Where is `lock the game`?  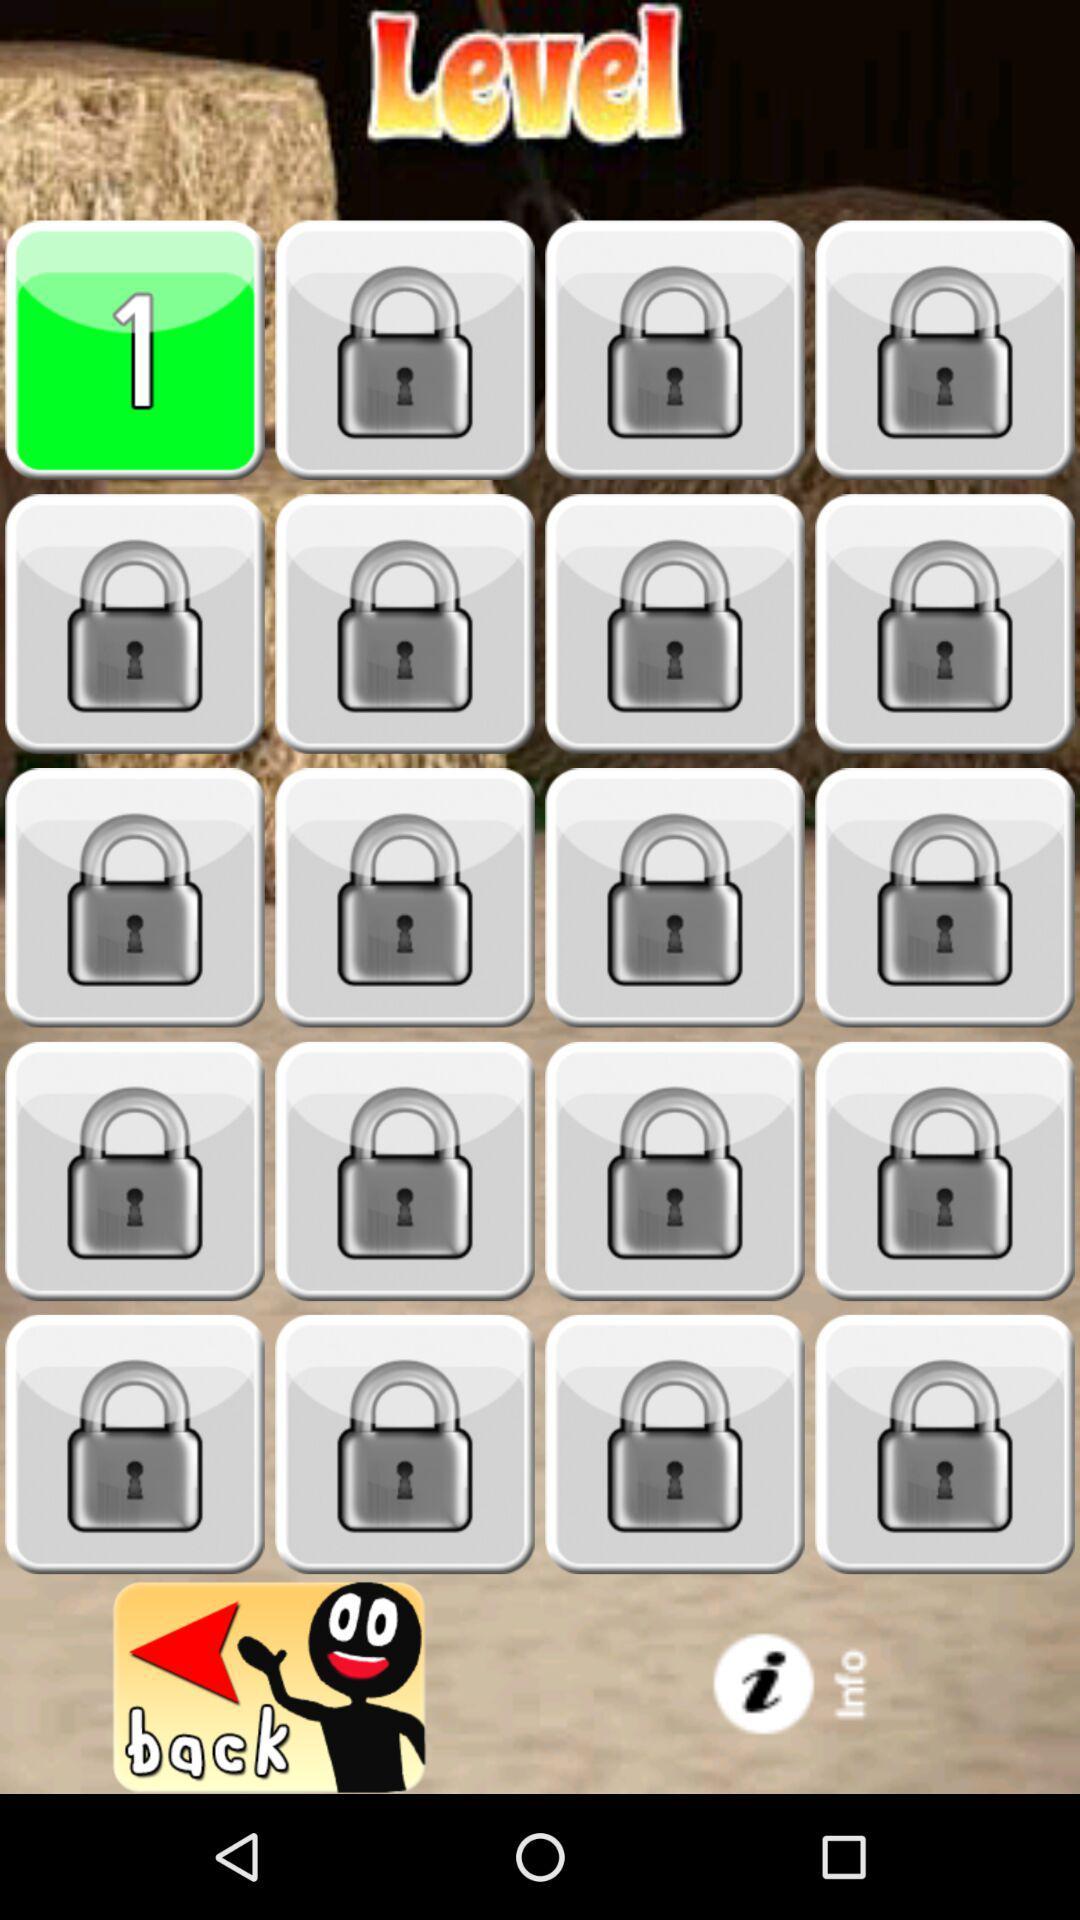 lock the game is located at coordinates (135, 1171).